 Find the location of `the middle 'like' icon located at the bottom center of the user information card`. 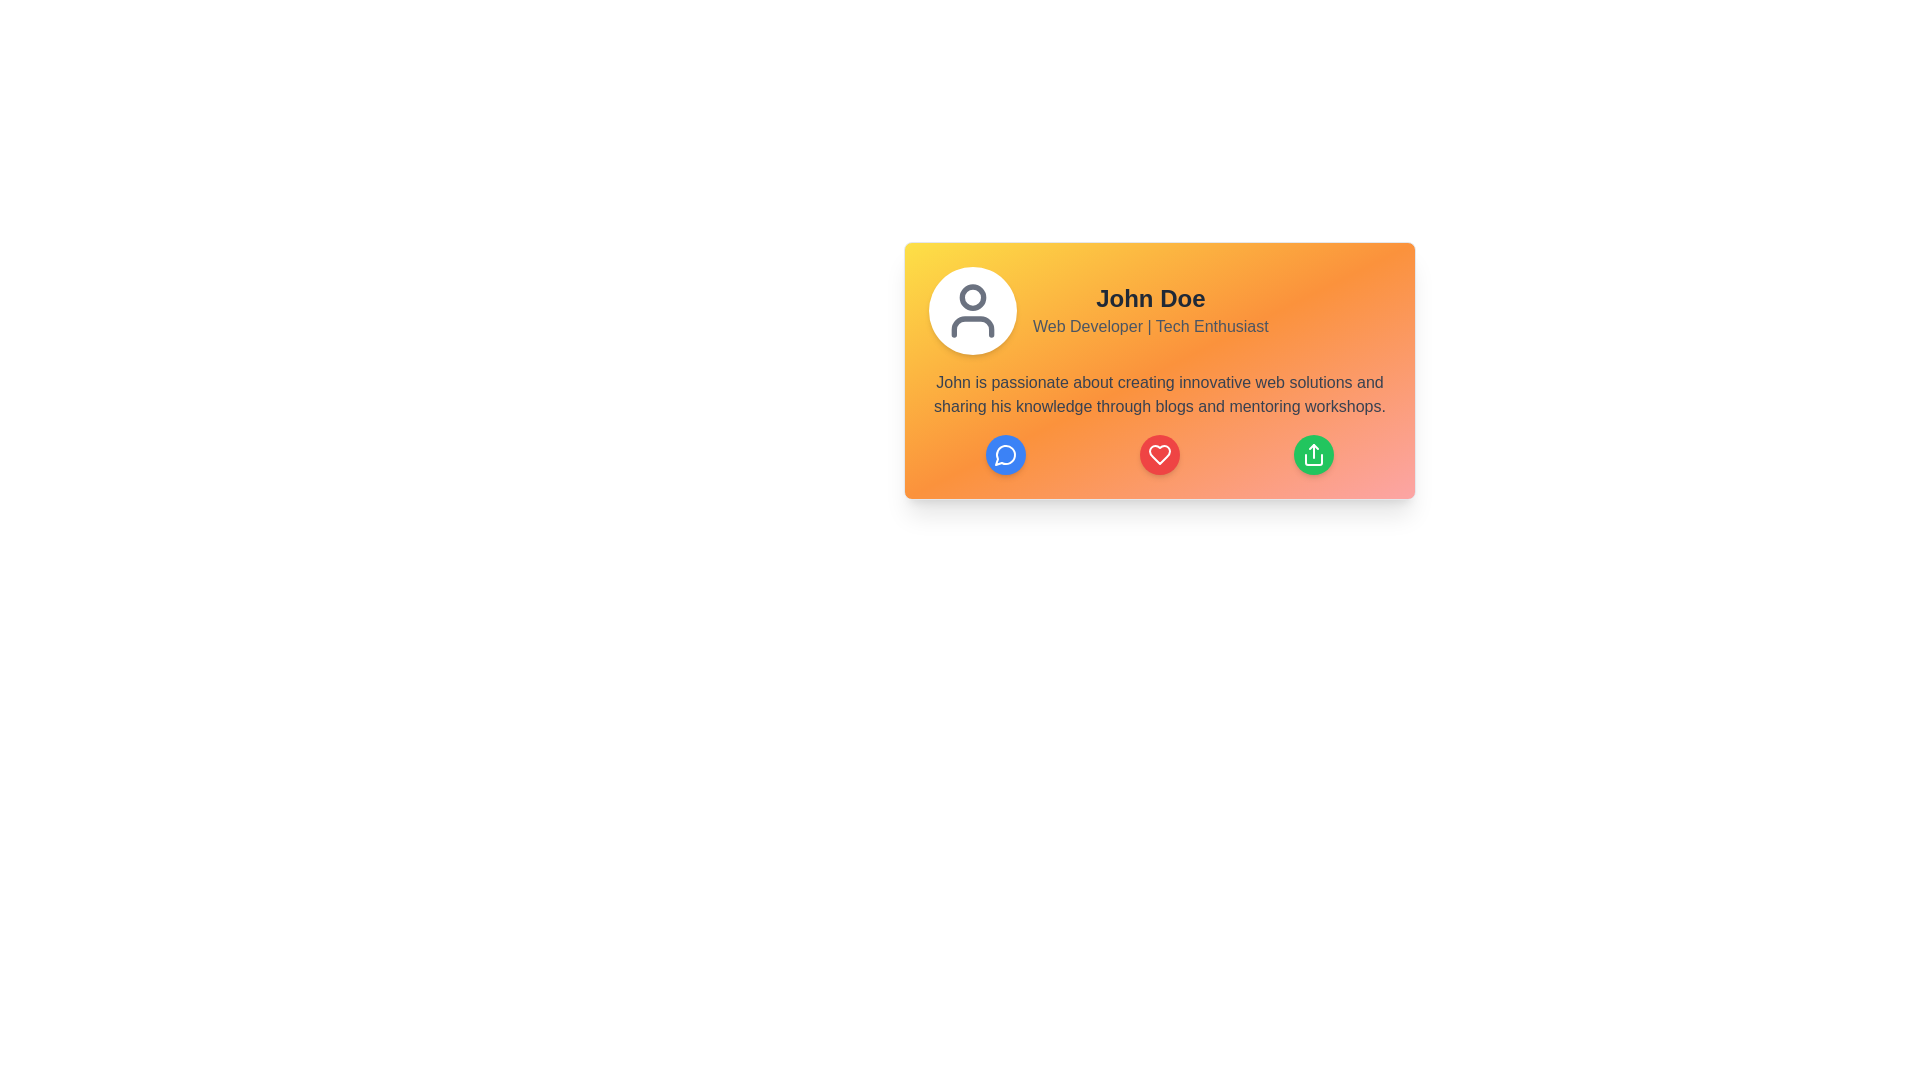

the middle 'like' icon located at the bottom center of the user information card is located at coordinates (1160, 455).